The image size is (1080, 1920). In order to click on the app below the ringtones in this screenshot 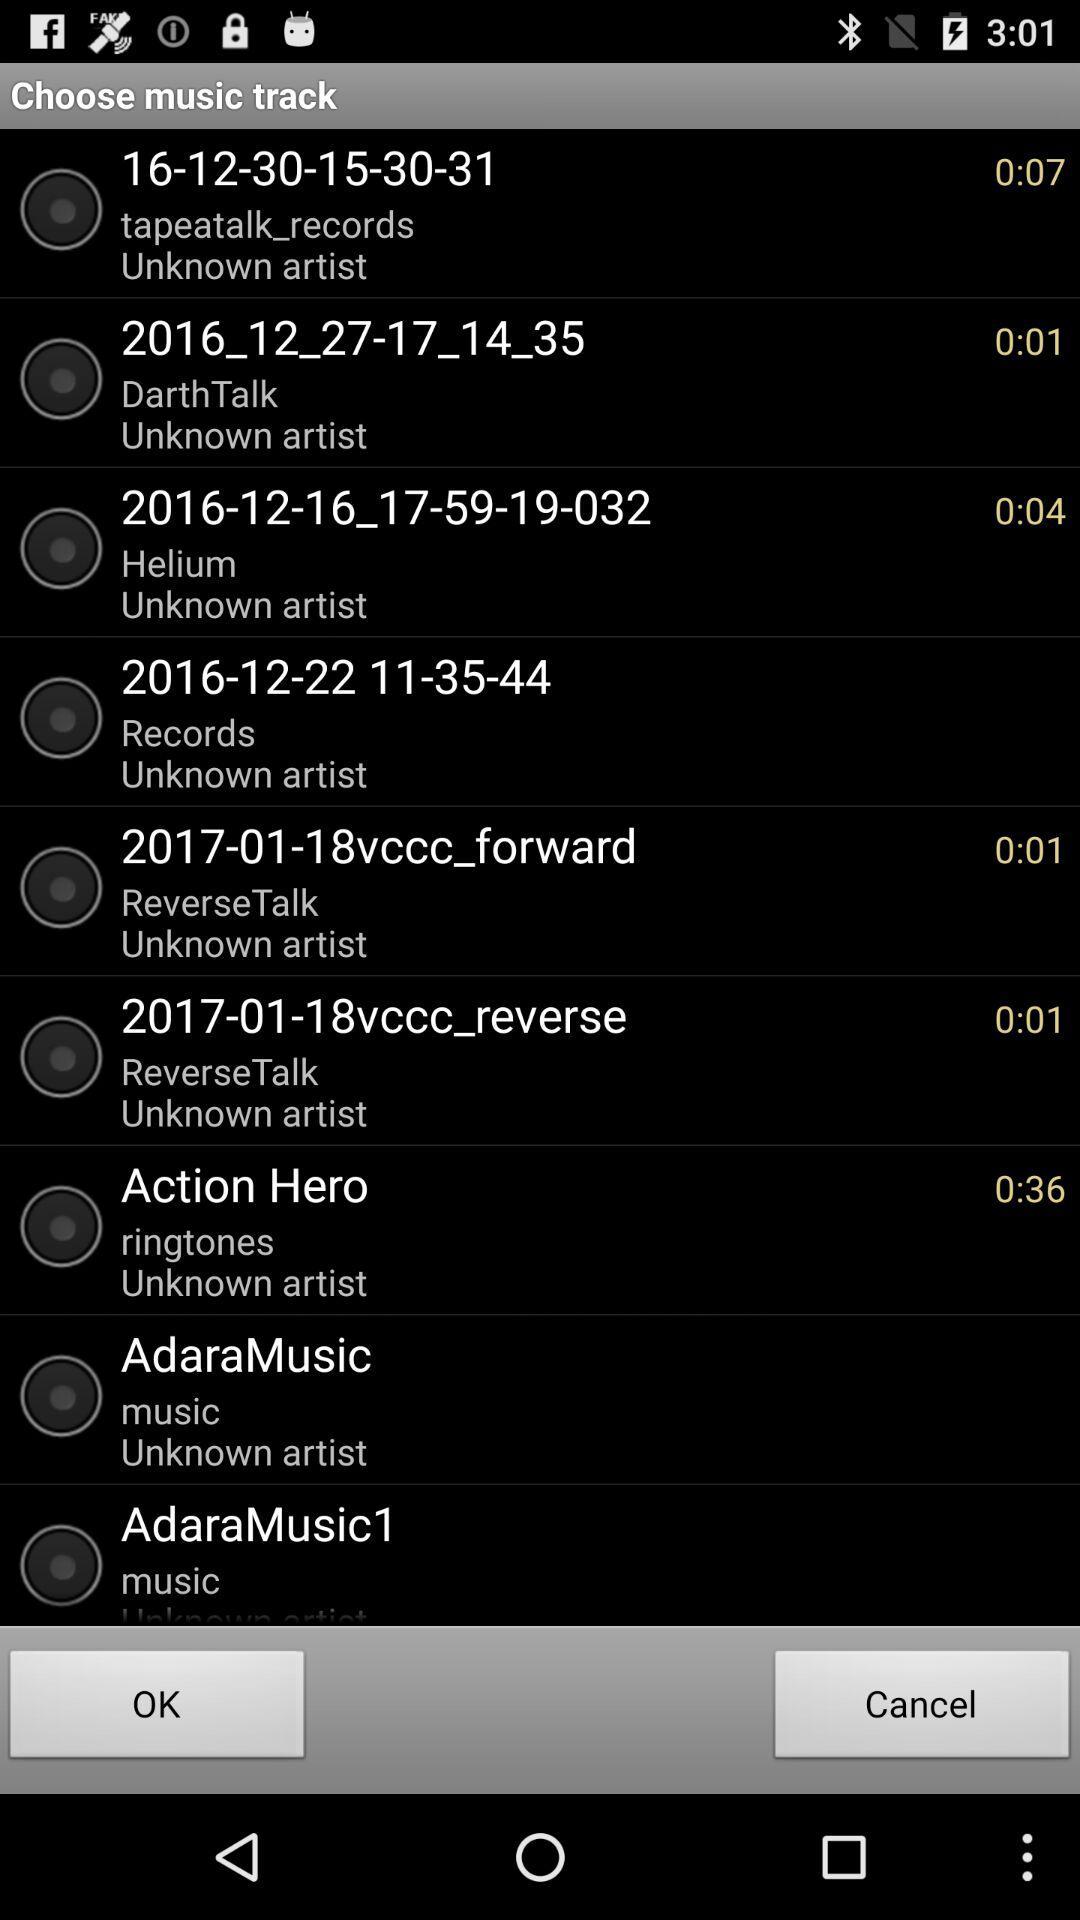, I will do `click(583, 1353)`.